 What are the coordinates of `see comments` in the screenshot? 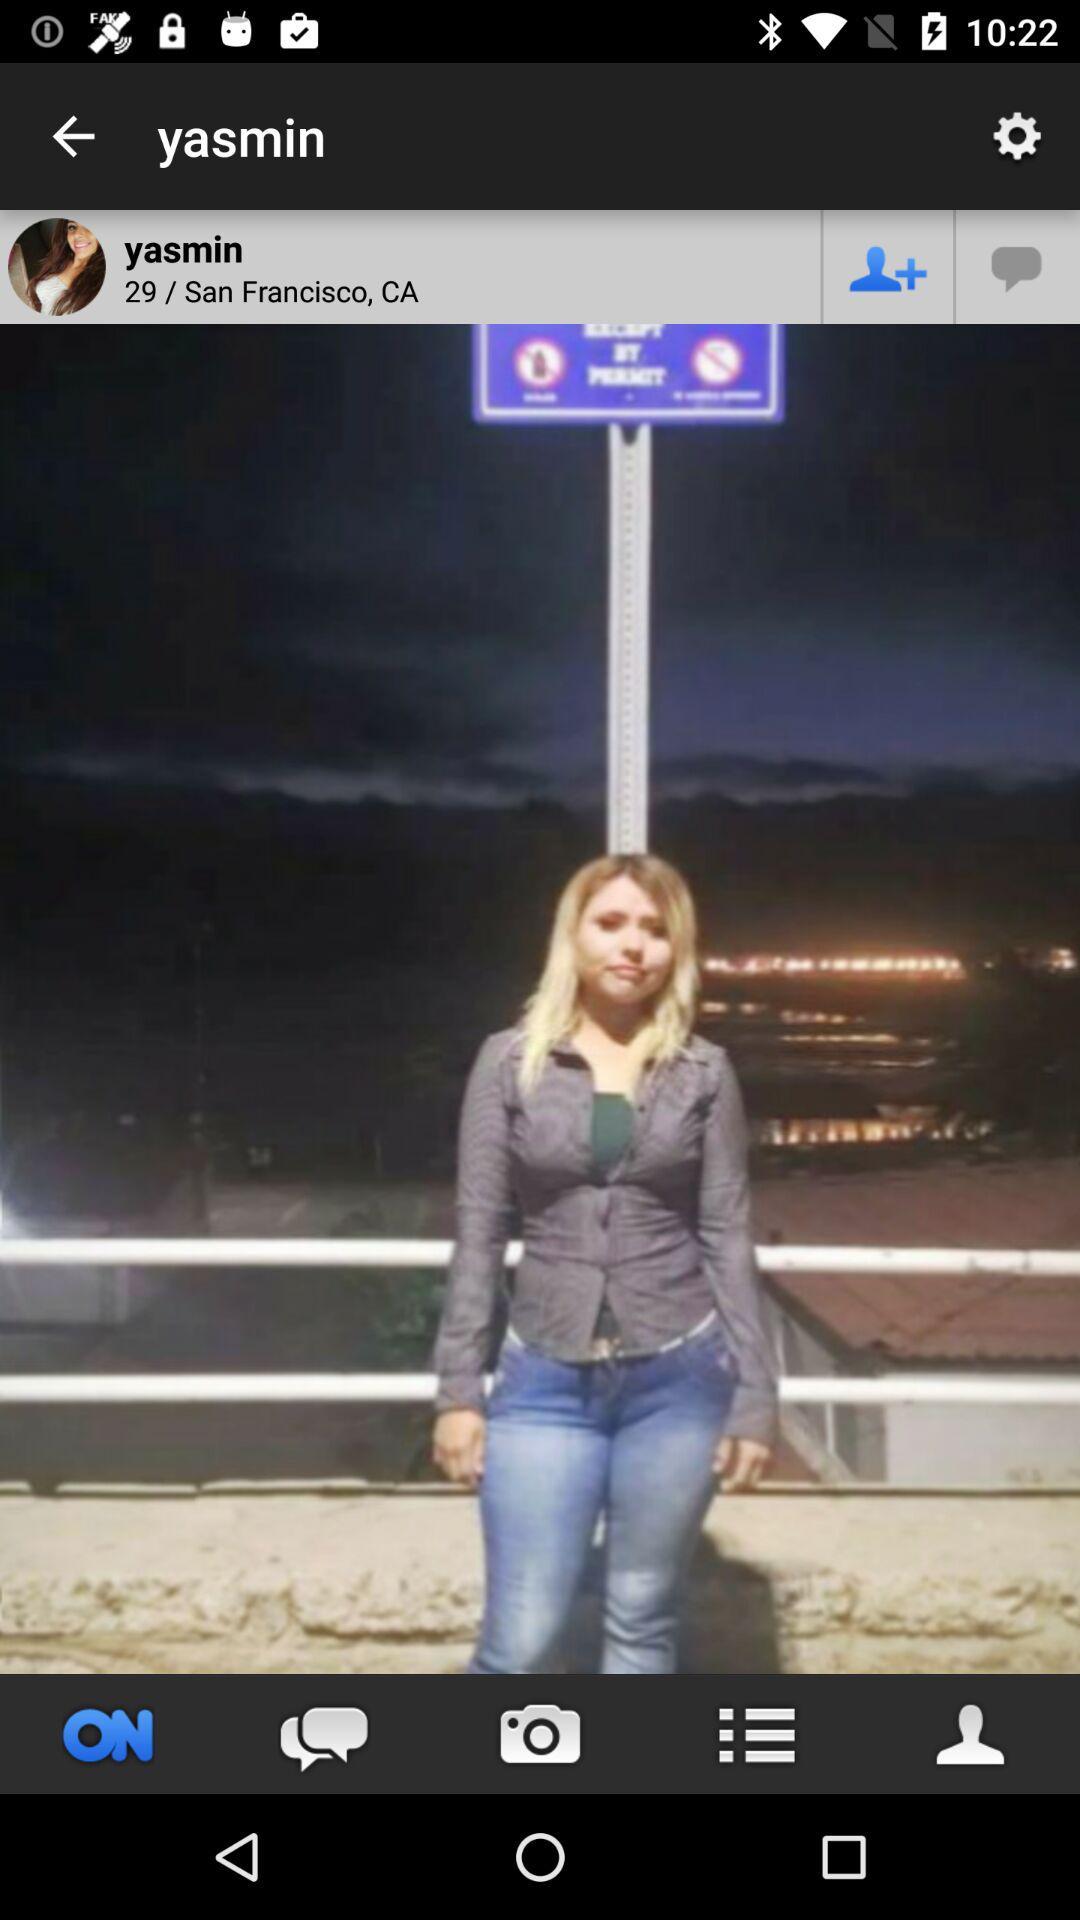 It's located at (323, 1733).